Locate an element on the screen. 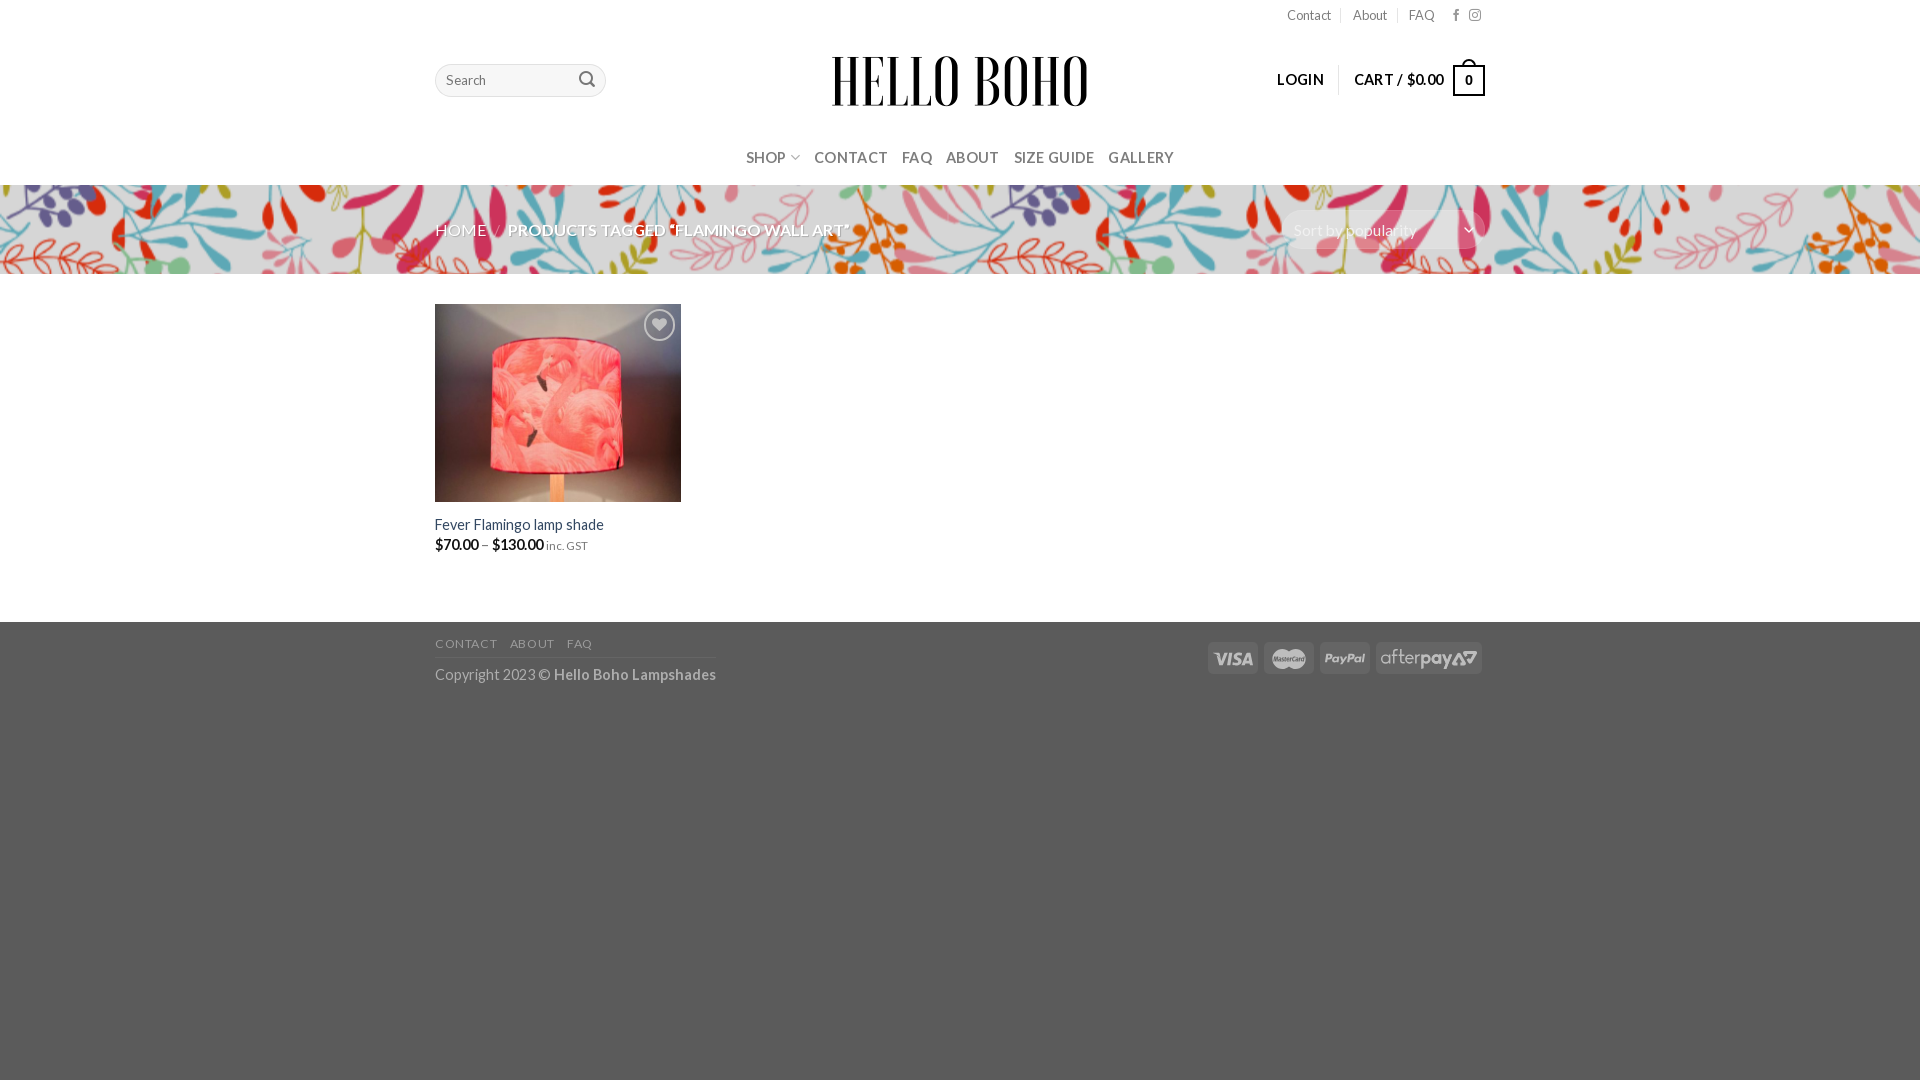 This screenshot has width=1920, height=1080. 'About' is located at coordinates (1368, 15).